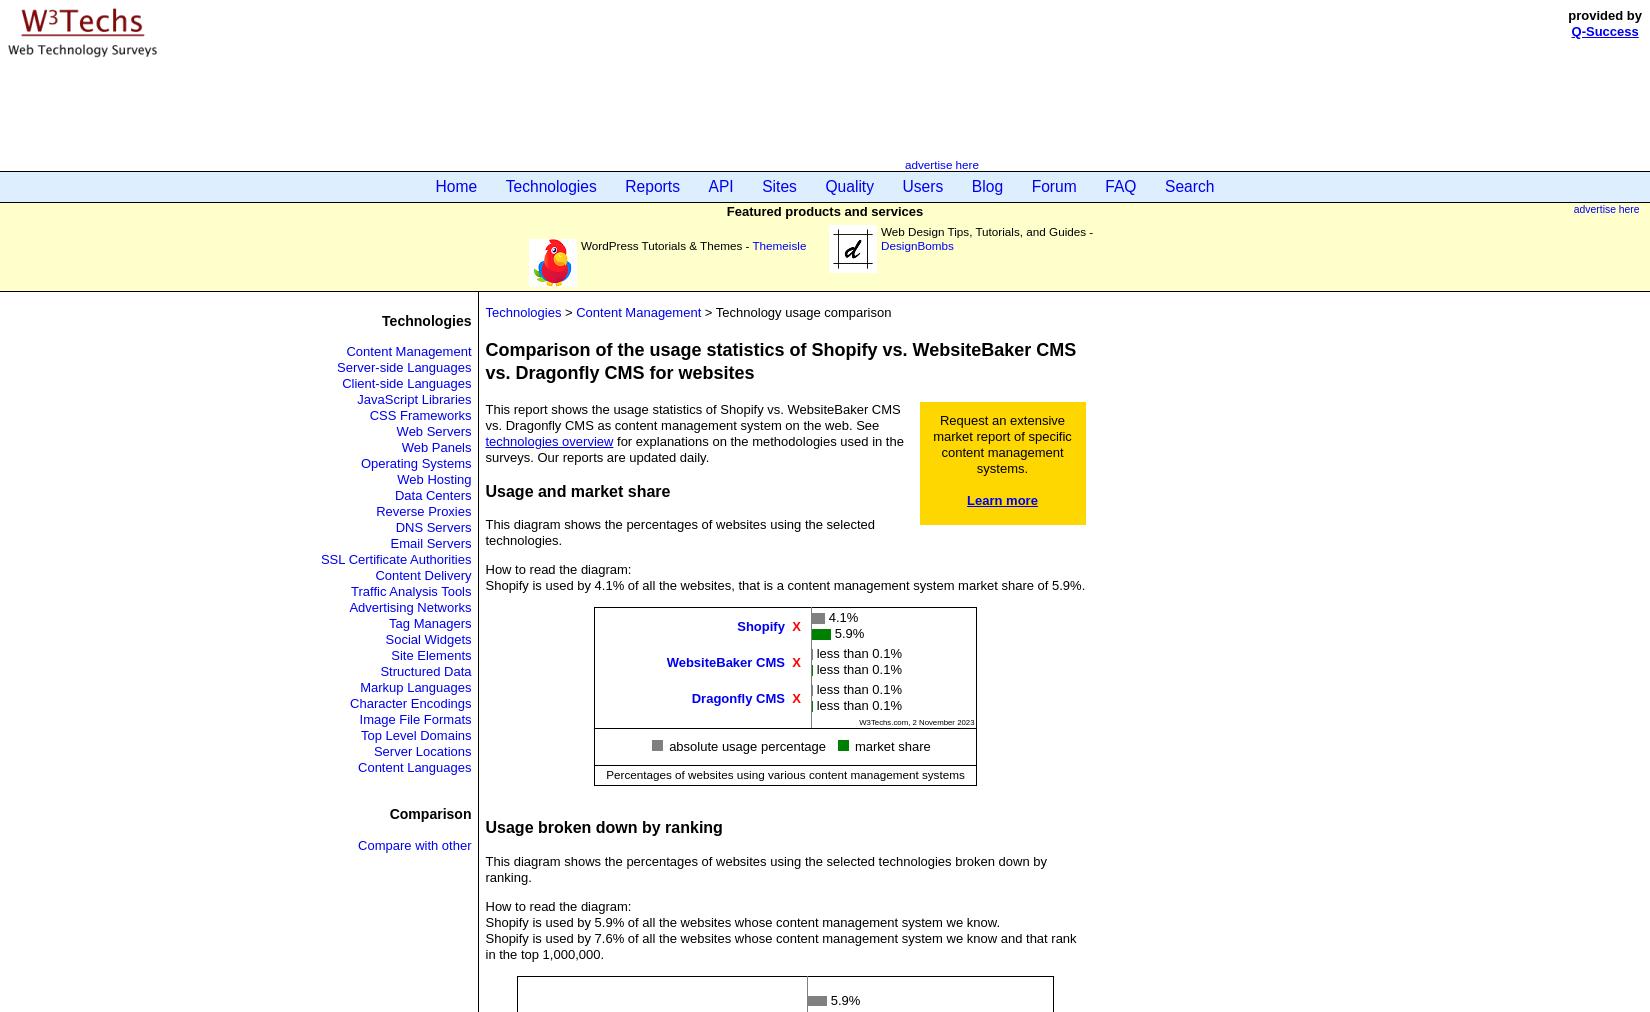 The image size is (1650, 1012). I want to click on 'Shopify', so click(759, 624).